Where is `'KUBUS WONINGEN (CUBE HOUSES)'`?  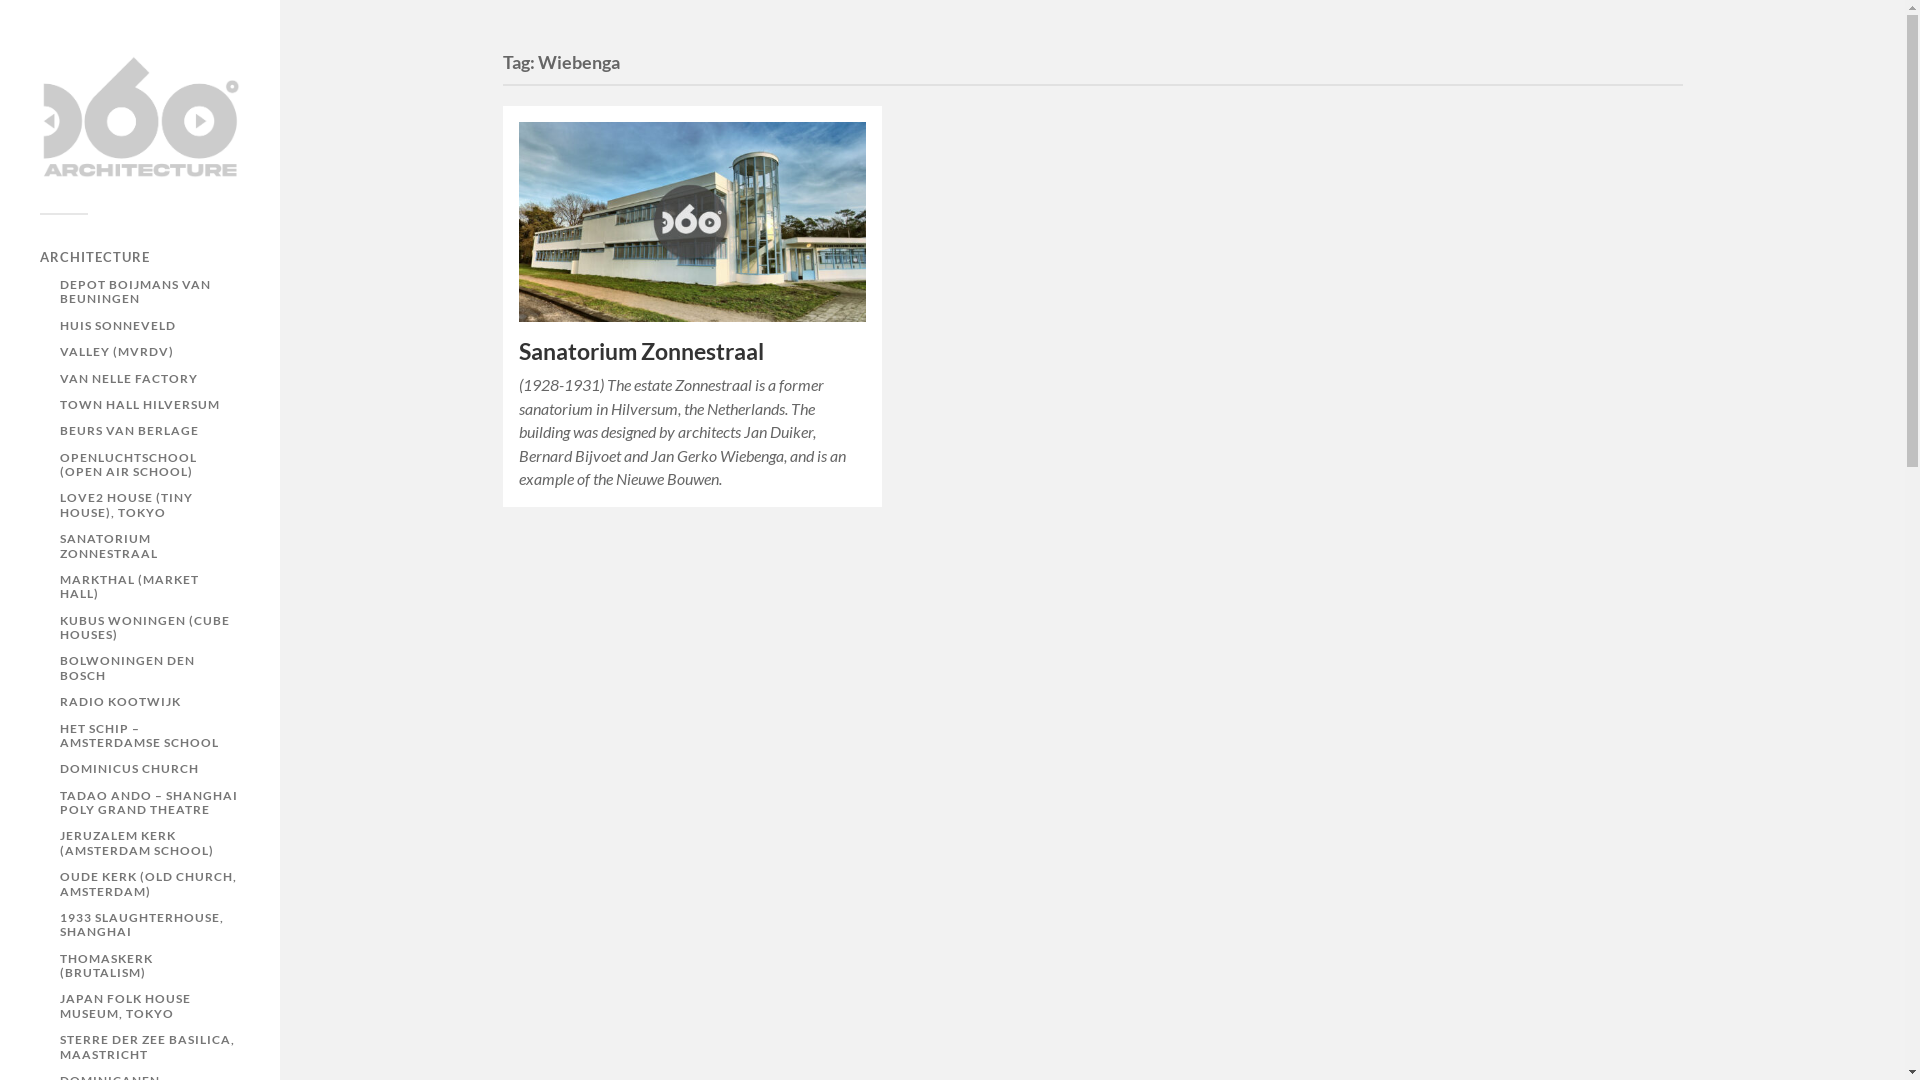 'KUBUS WONINGEN (CUBE HOUSES)' is located at coordinates (59, 626).